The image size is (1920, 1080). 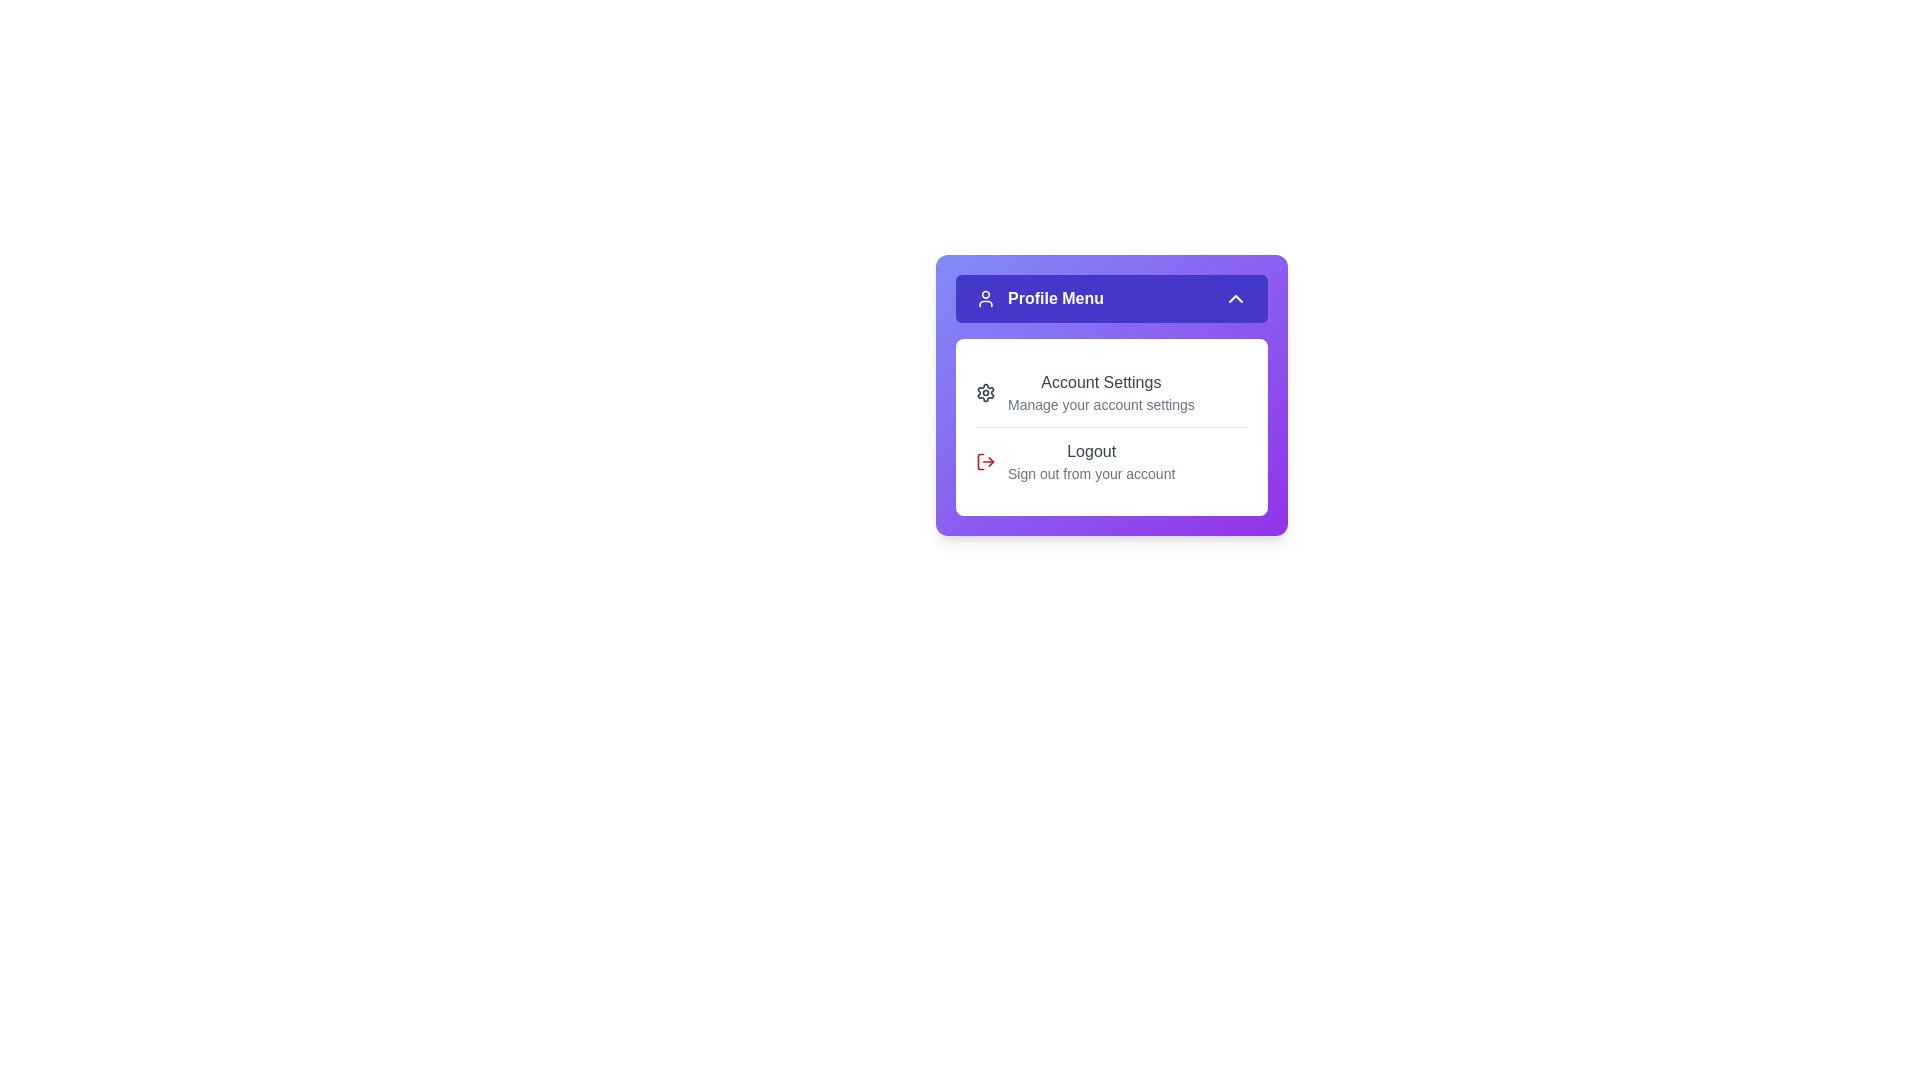 What do you see at coordinates (985, 393) in the screenshot?
I see `the icon next to Account Settings` at bounding box center [985, 393].